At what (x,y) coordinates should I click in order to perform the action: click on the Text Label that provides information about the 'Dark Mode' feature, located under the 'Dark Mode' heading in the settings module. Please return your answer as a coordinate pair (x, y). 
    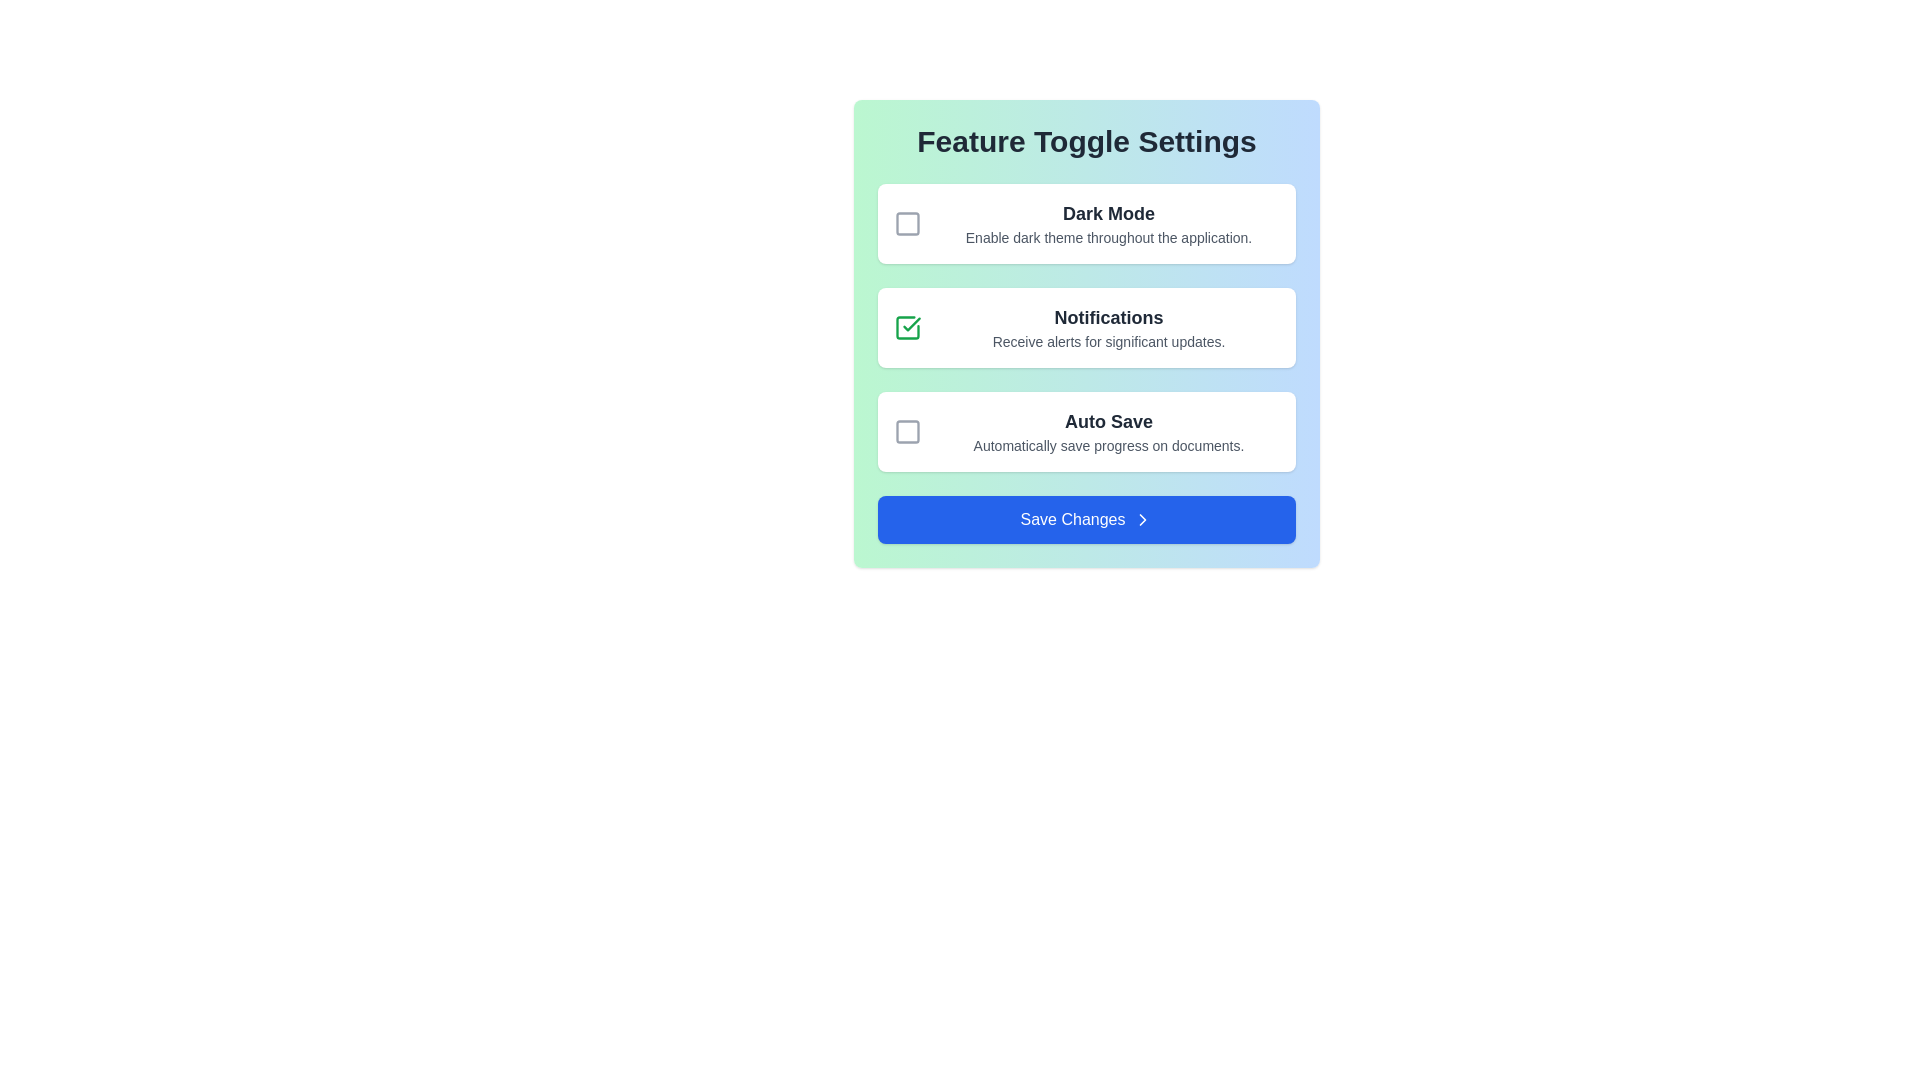
    Looking at the image, I should click on (1107, 237).